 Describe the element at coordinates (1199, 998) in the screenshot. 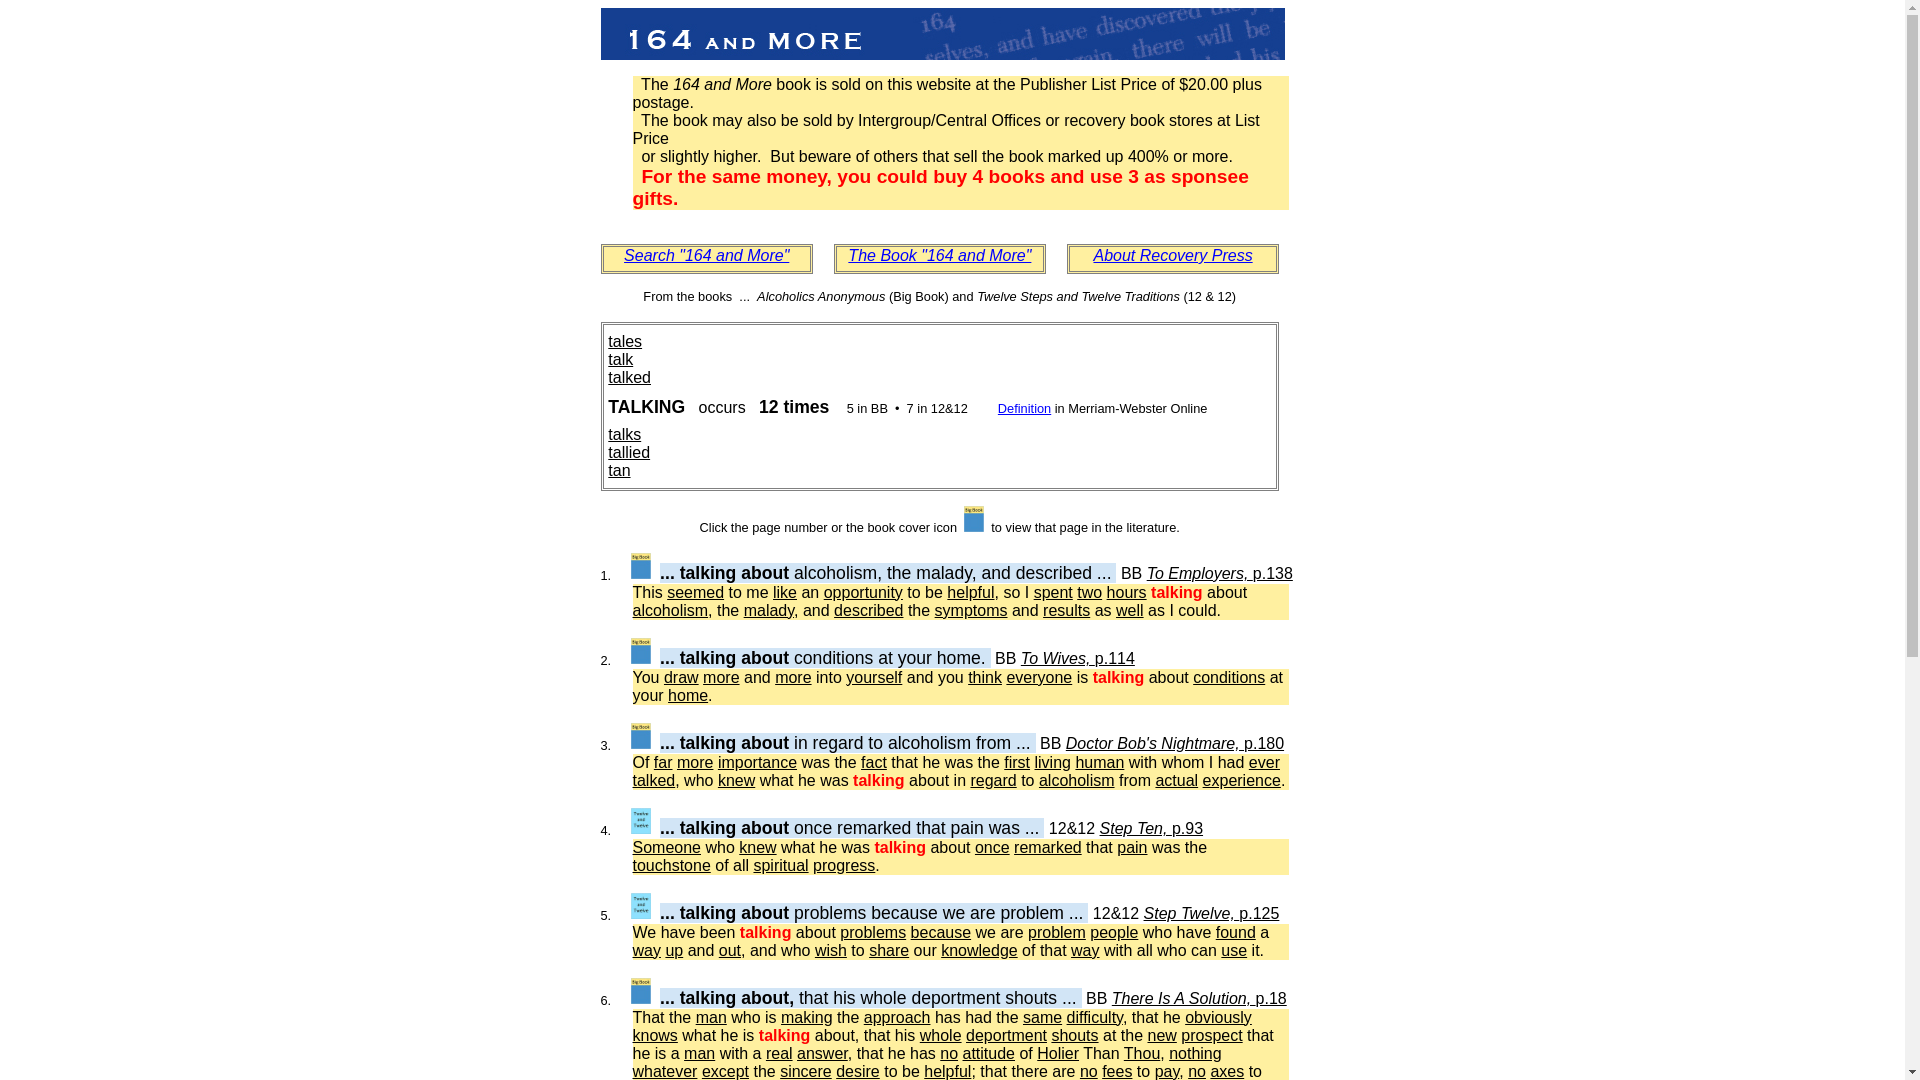

I see `'There Is A Solution, p.18'` at that location.